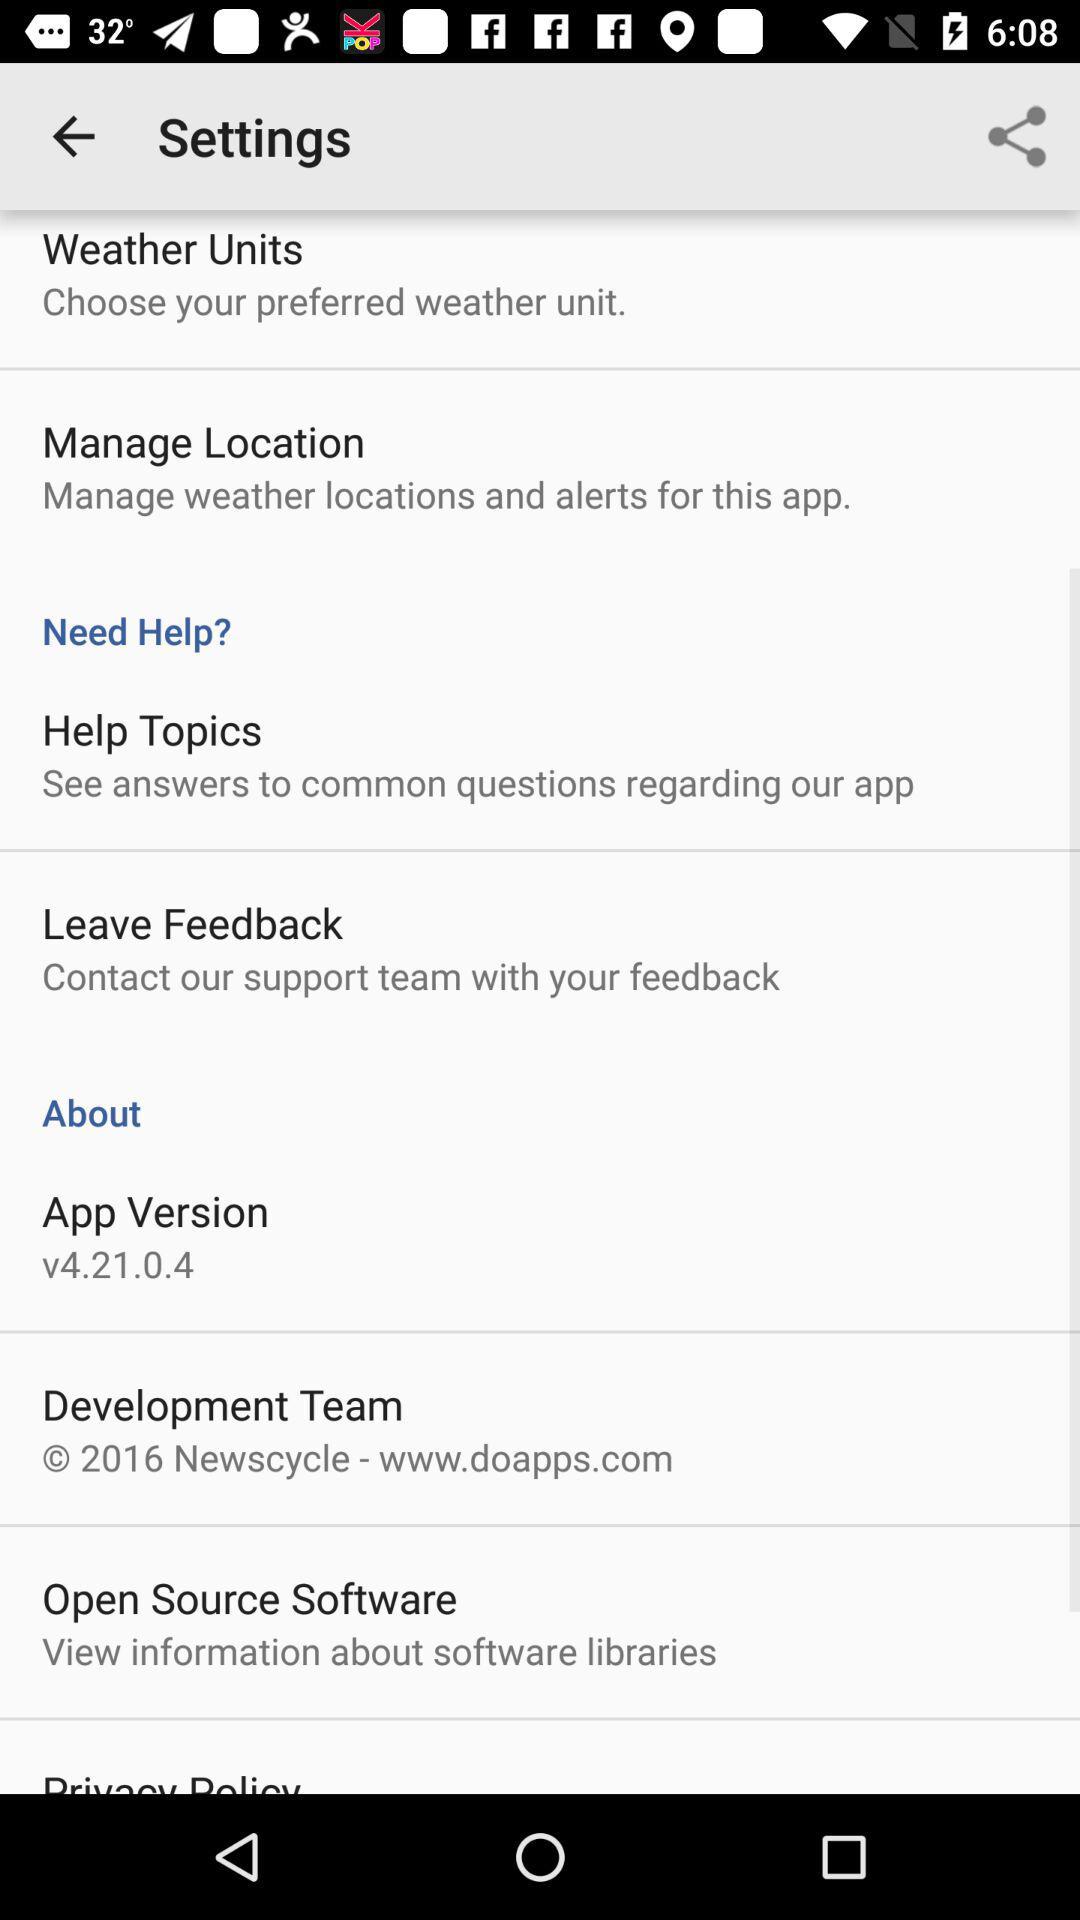  Describe the element at coordinates (170, 1778) in the screenshot. I see `the icon below the view information about` at that location.